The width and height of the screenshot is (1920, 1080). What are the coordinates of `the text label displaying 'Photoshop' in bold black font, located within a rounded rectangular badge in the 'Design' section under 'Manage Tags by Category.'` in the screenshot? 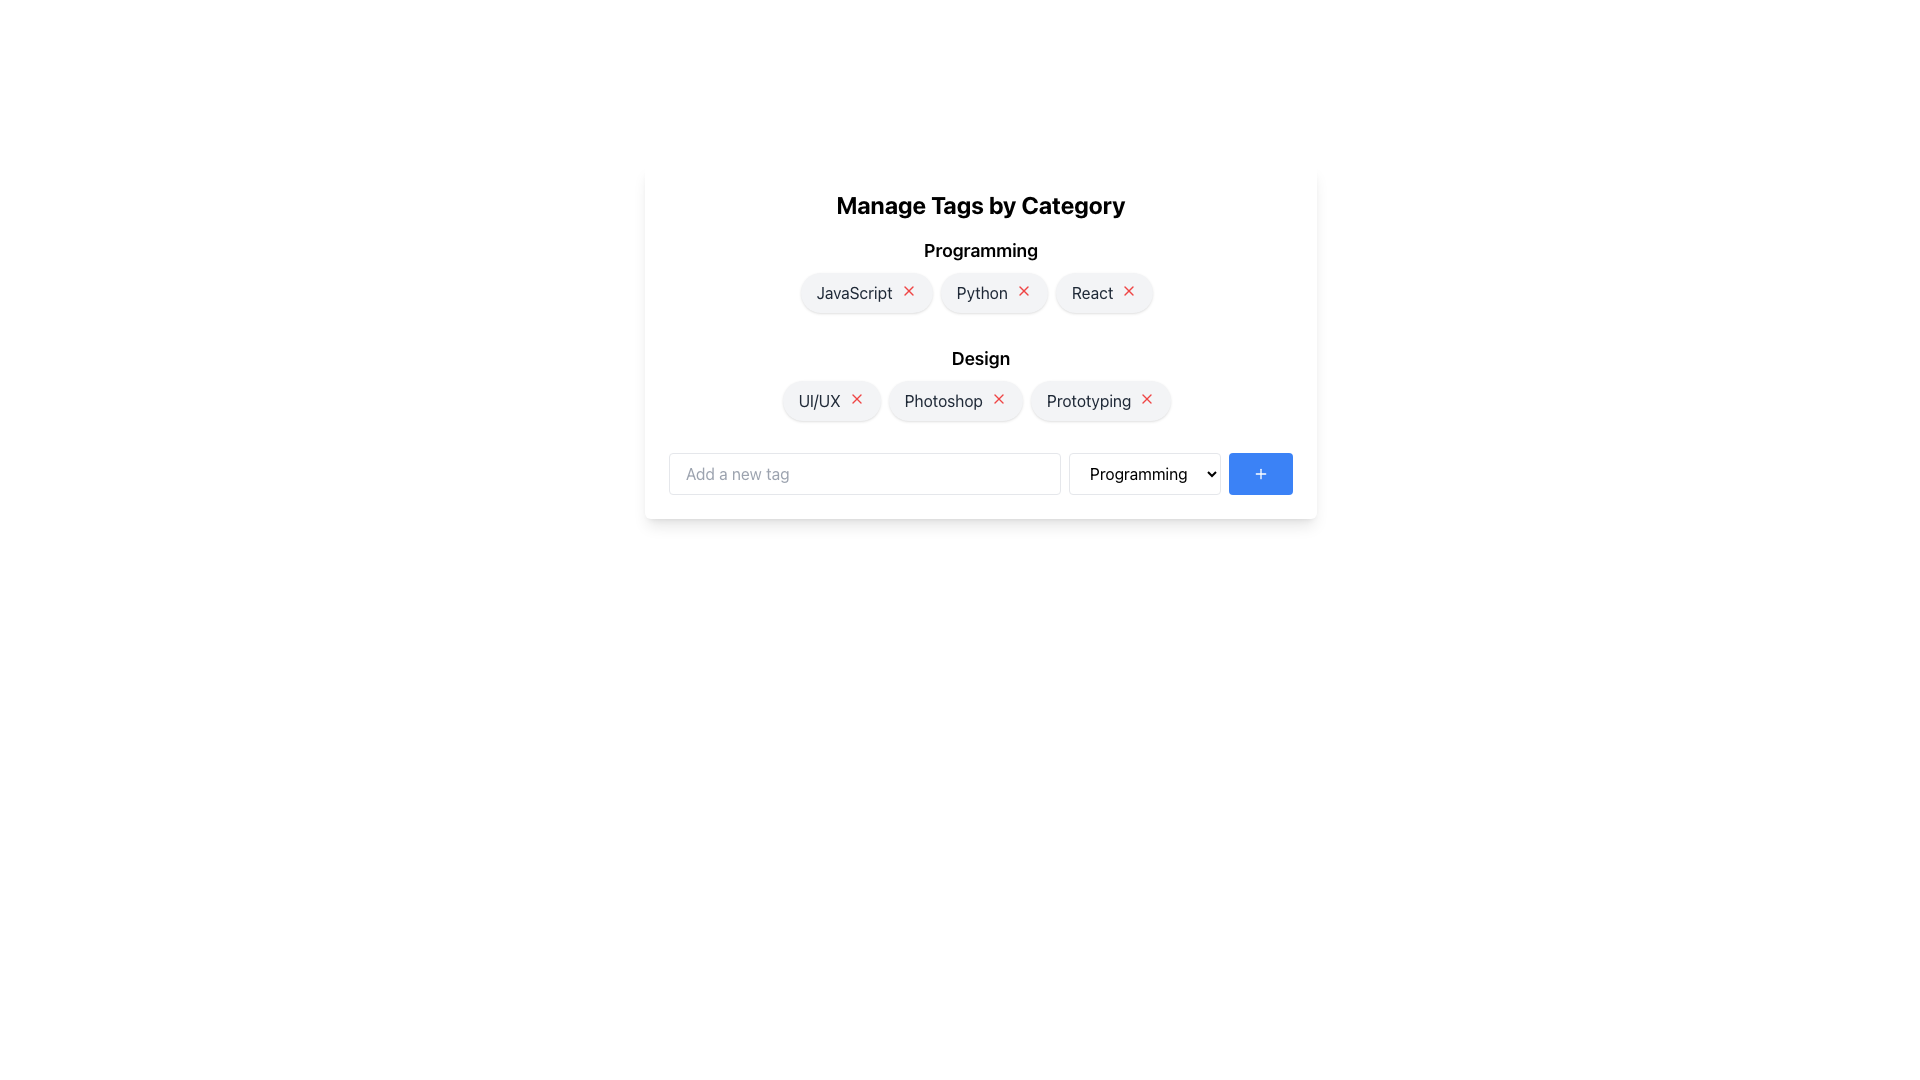 It's located at (942, 401).